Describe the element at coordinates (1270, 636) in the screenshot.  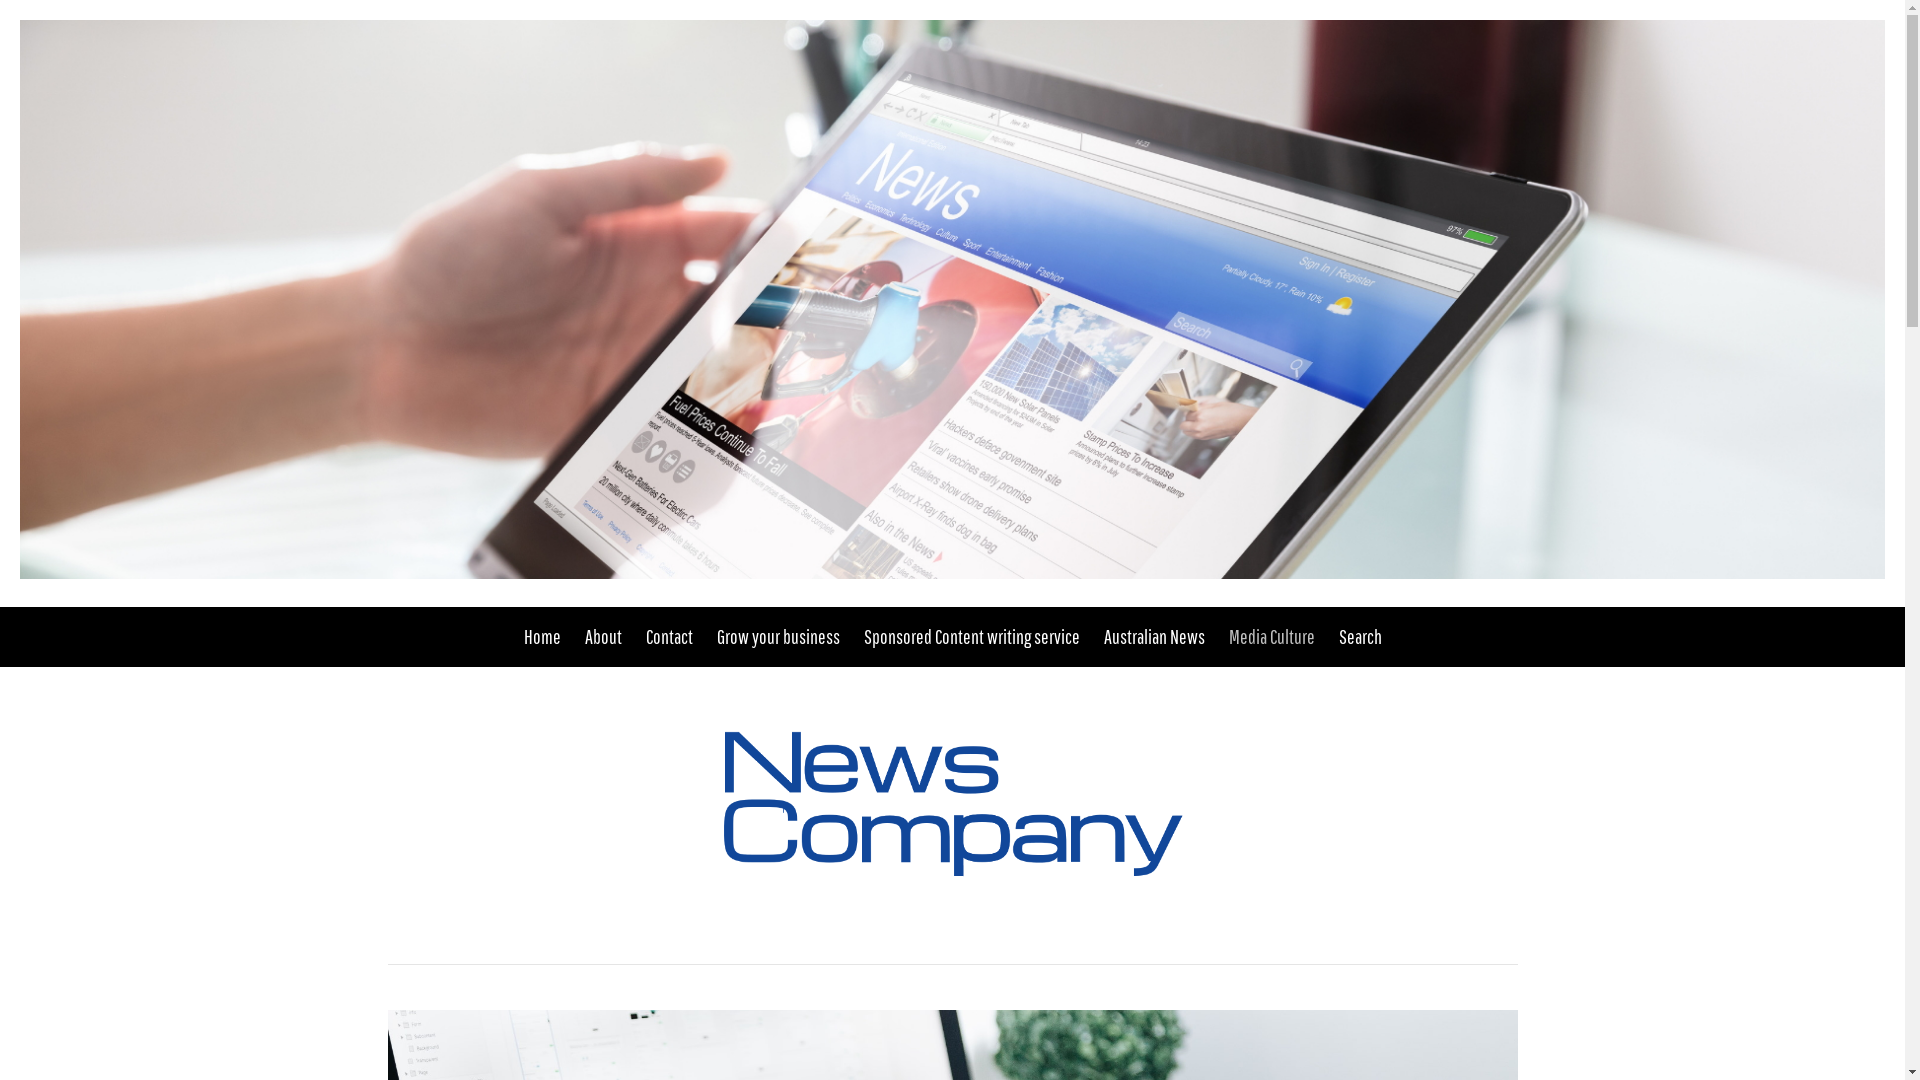
I see `'Media Culture'` at that location.